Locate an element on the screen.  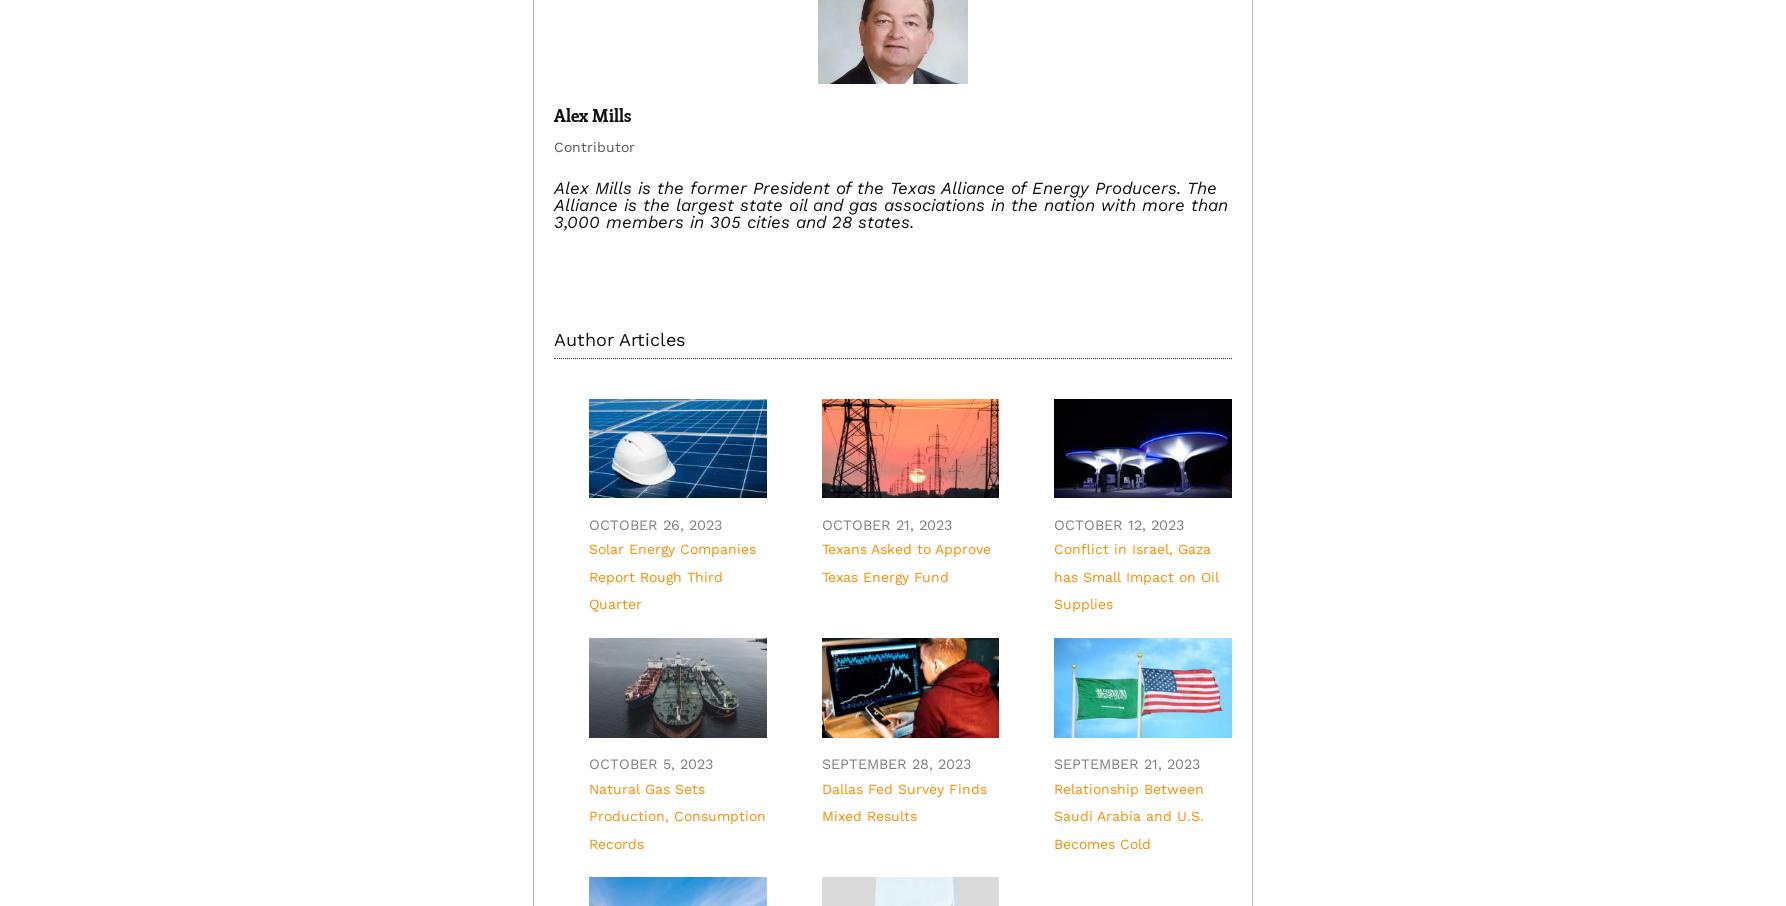
'September 28, 2023' is located at coordinates (820, 763).